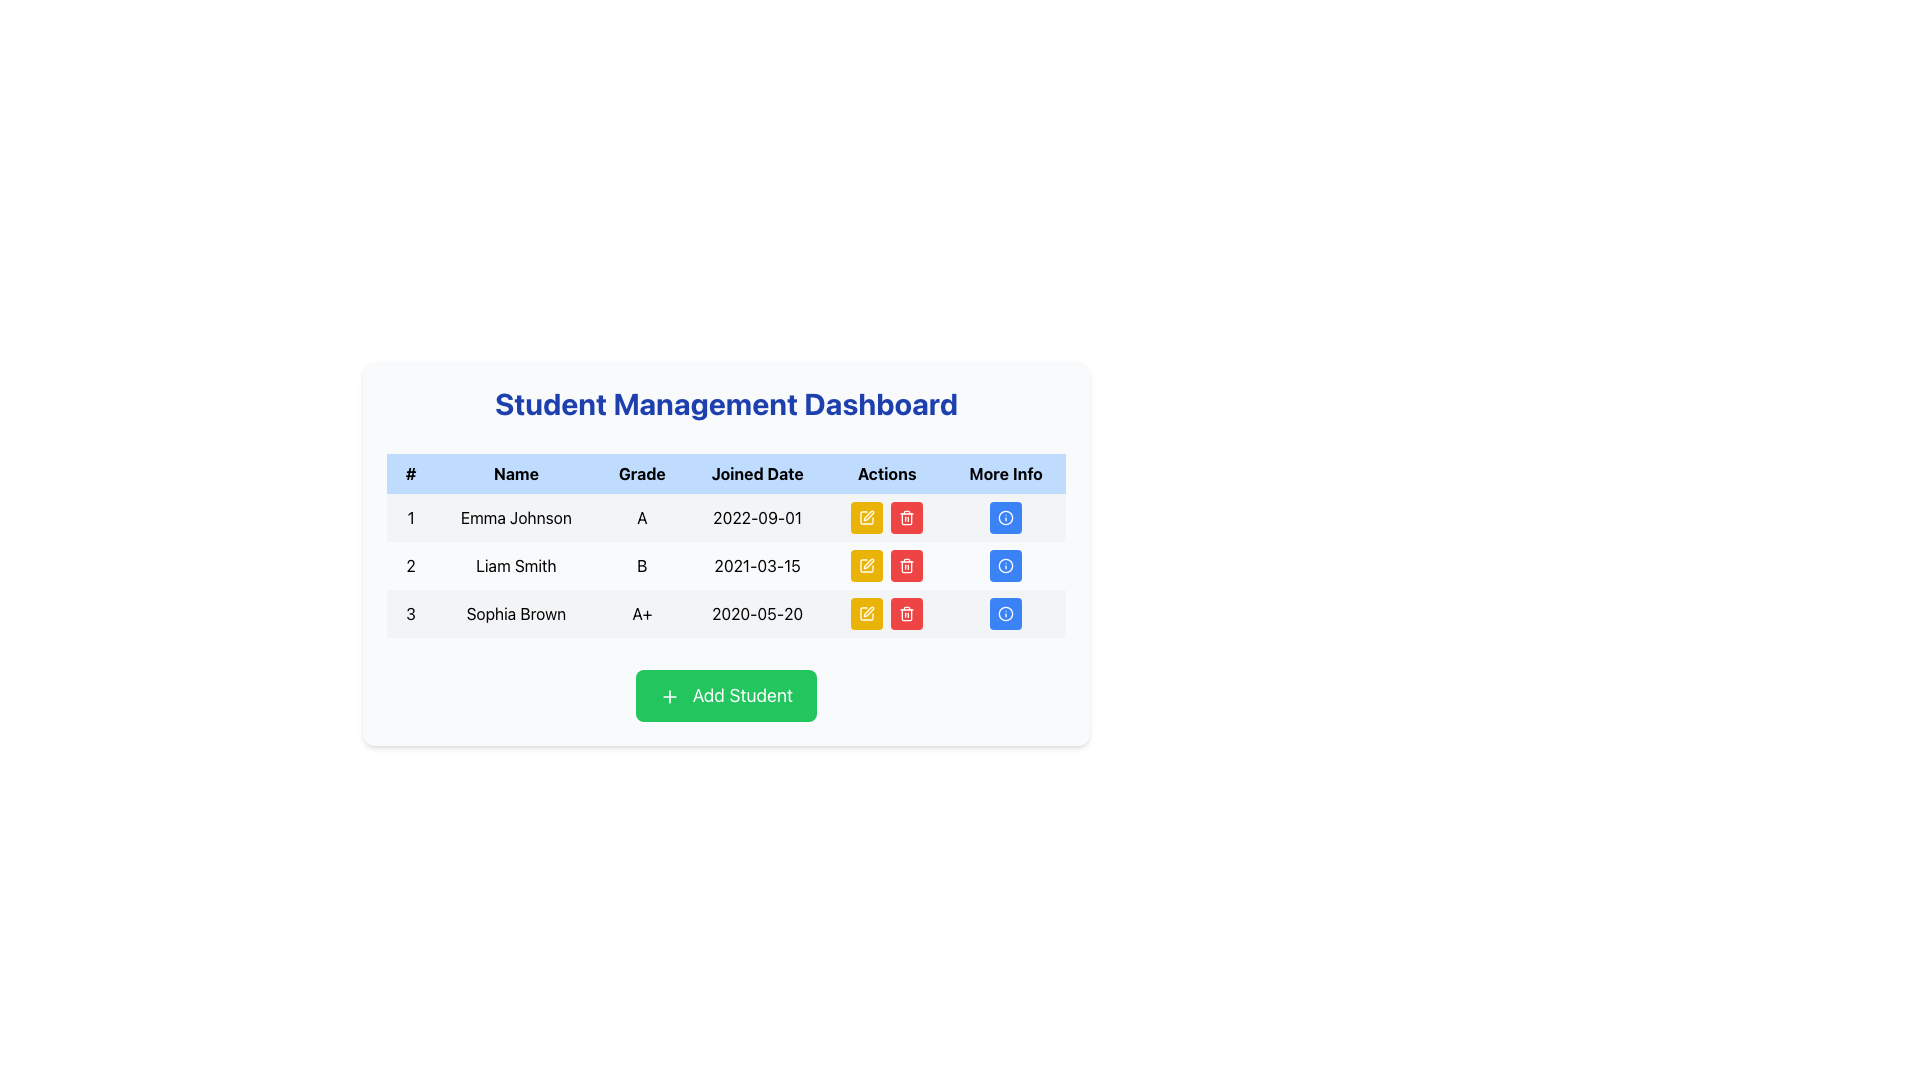  What do you see at coordinates (867, 612) in the screenshot?
I see `the yellow outlined square button in the 'Actions' column of the second row` at bounding box center [867, 612].